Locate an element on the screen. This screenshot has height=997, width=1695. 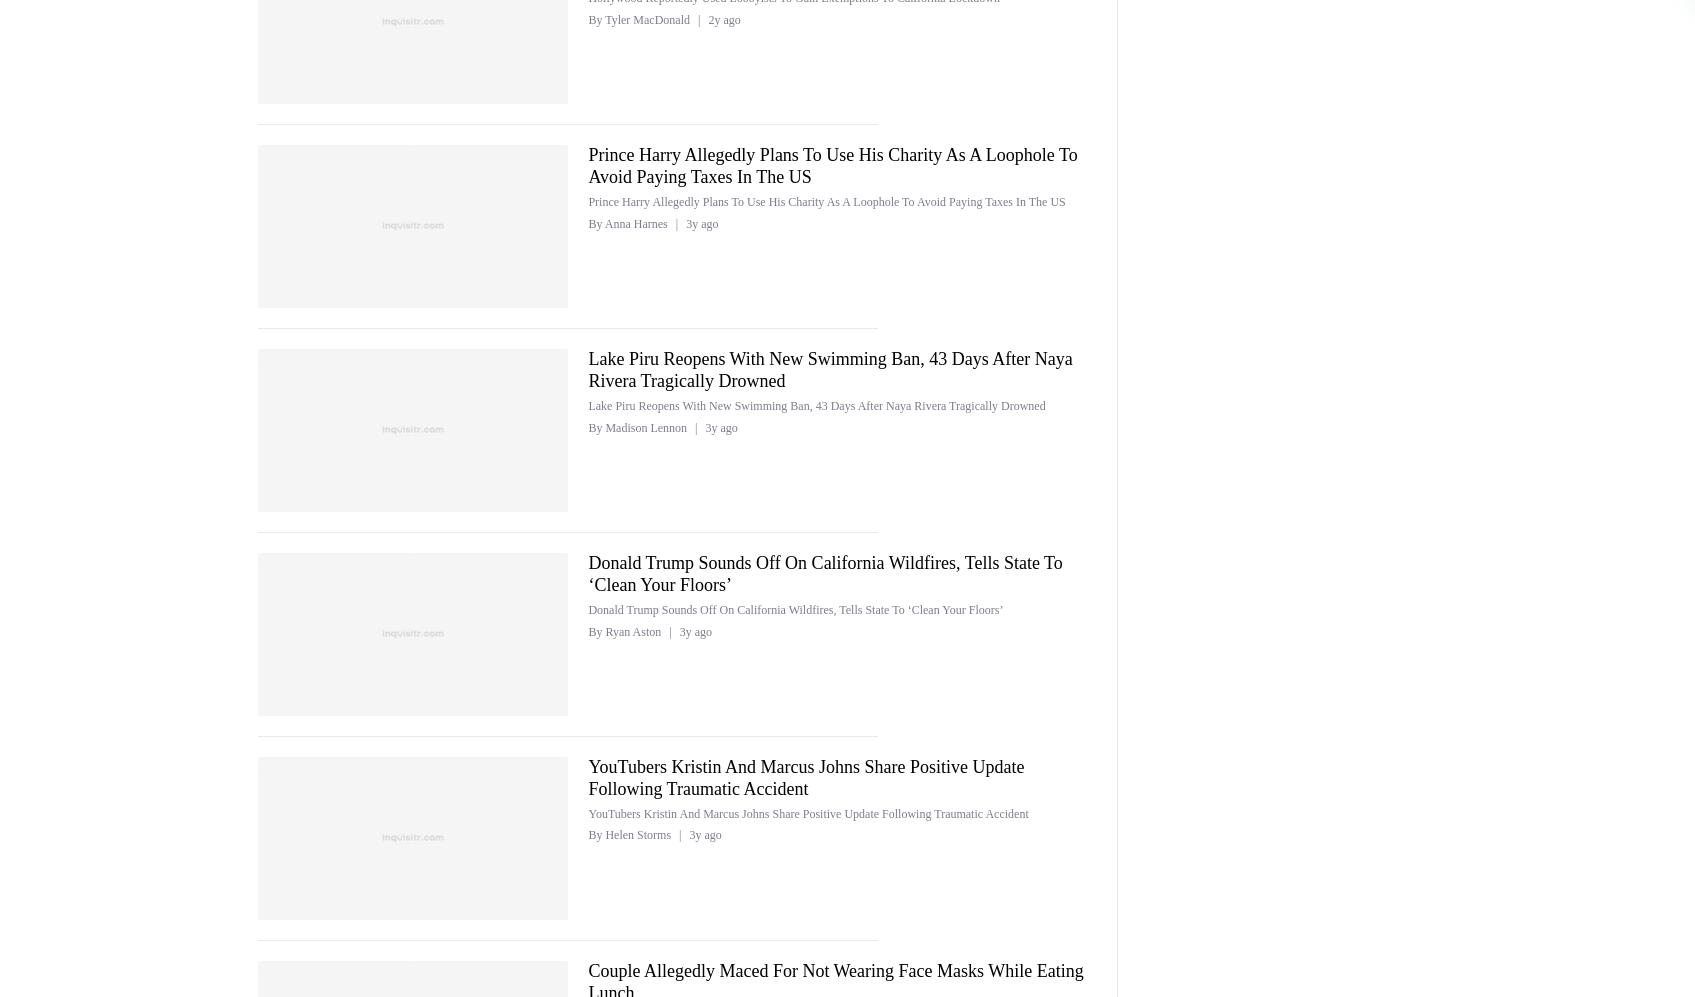
'By Tyler MacDonald' is located at coordinates (639, 19).